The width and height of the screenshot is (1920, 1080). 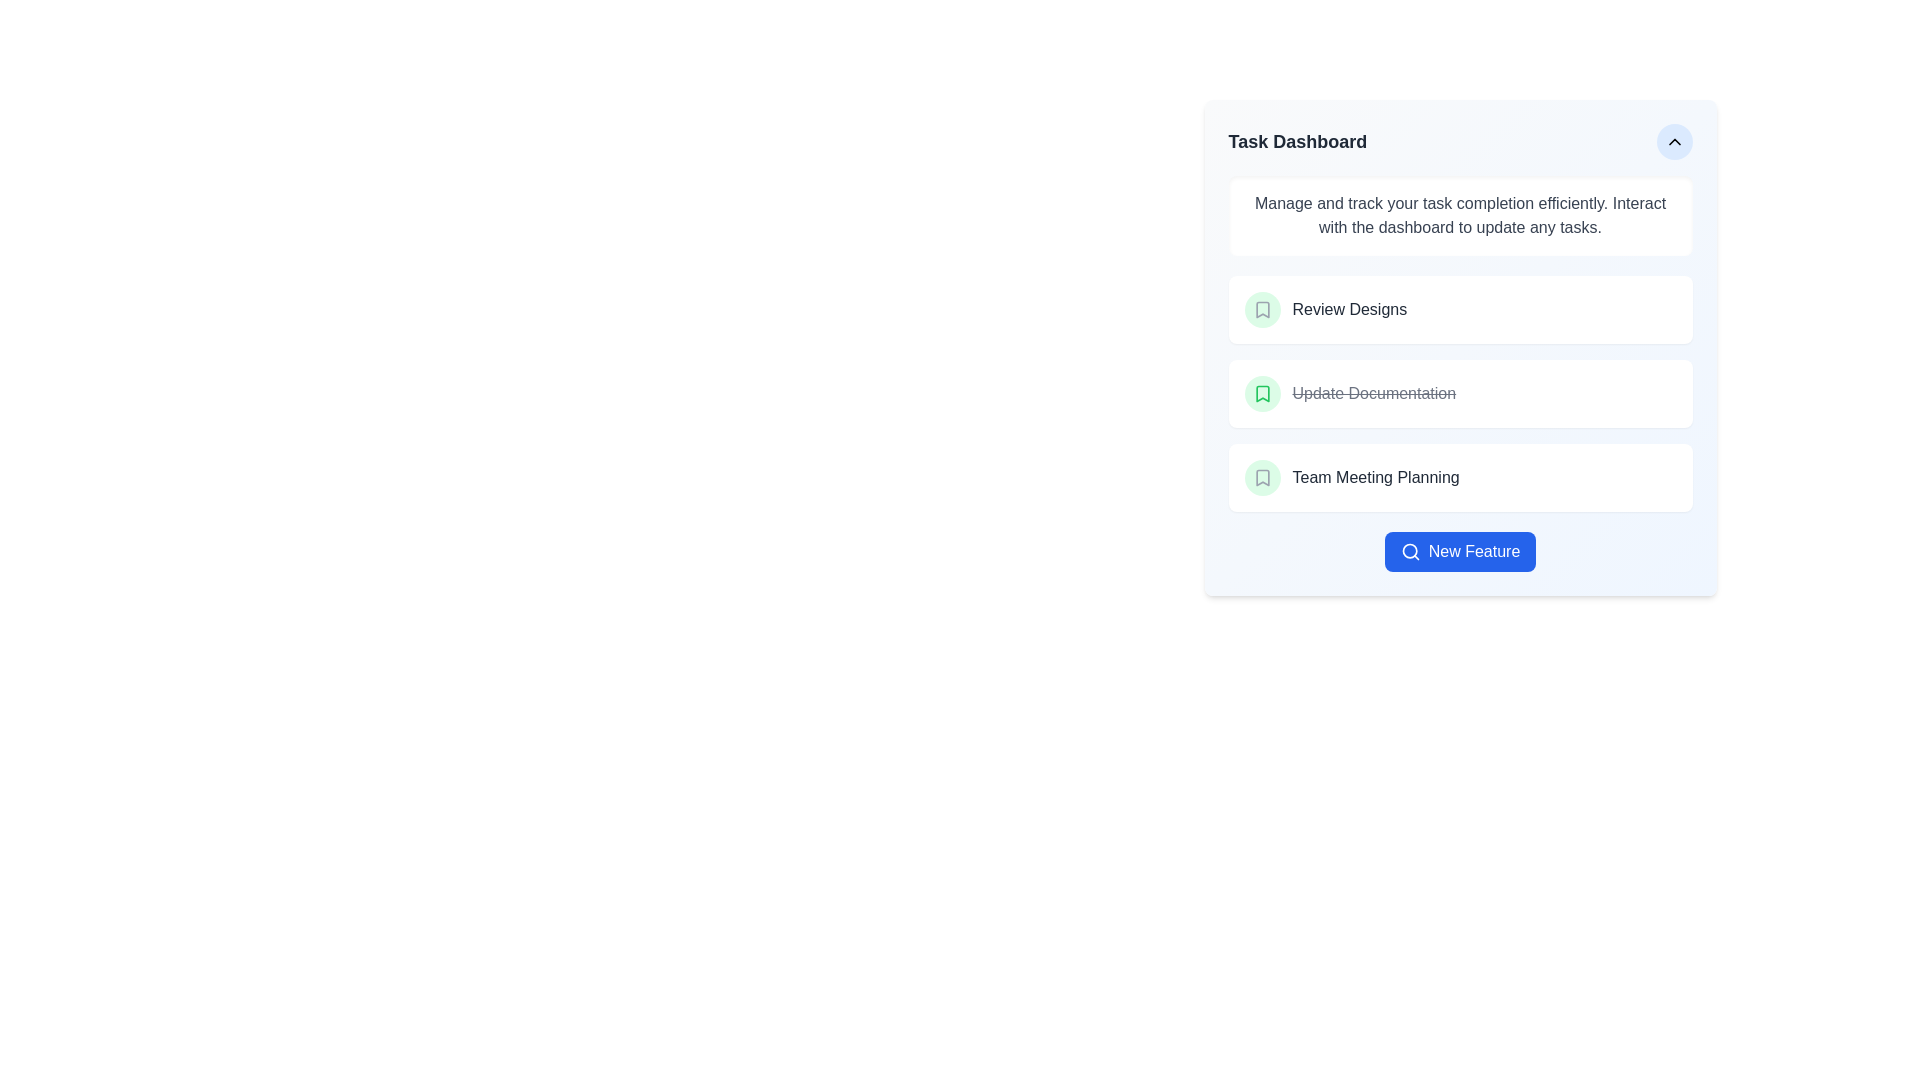 I want to click on the button at the bottom center of the white card titled 'Task Dashboard', so click(x=1460, y=551).